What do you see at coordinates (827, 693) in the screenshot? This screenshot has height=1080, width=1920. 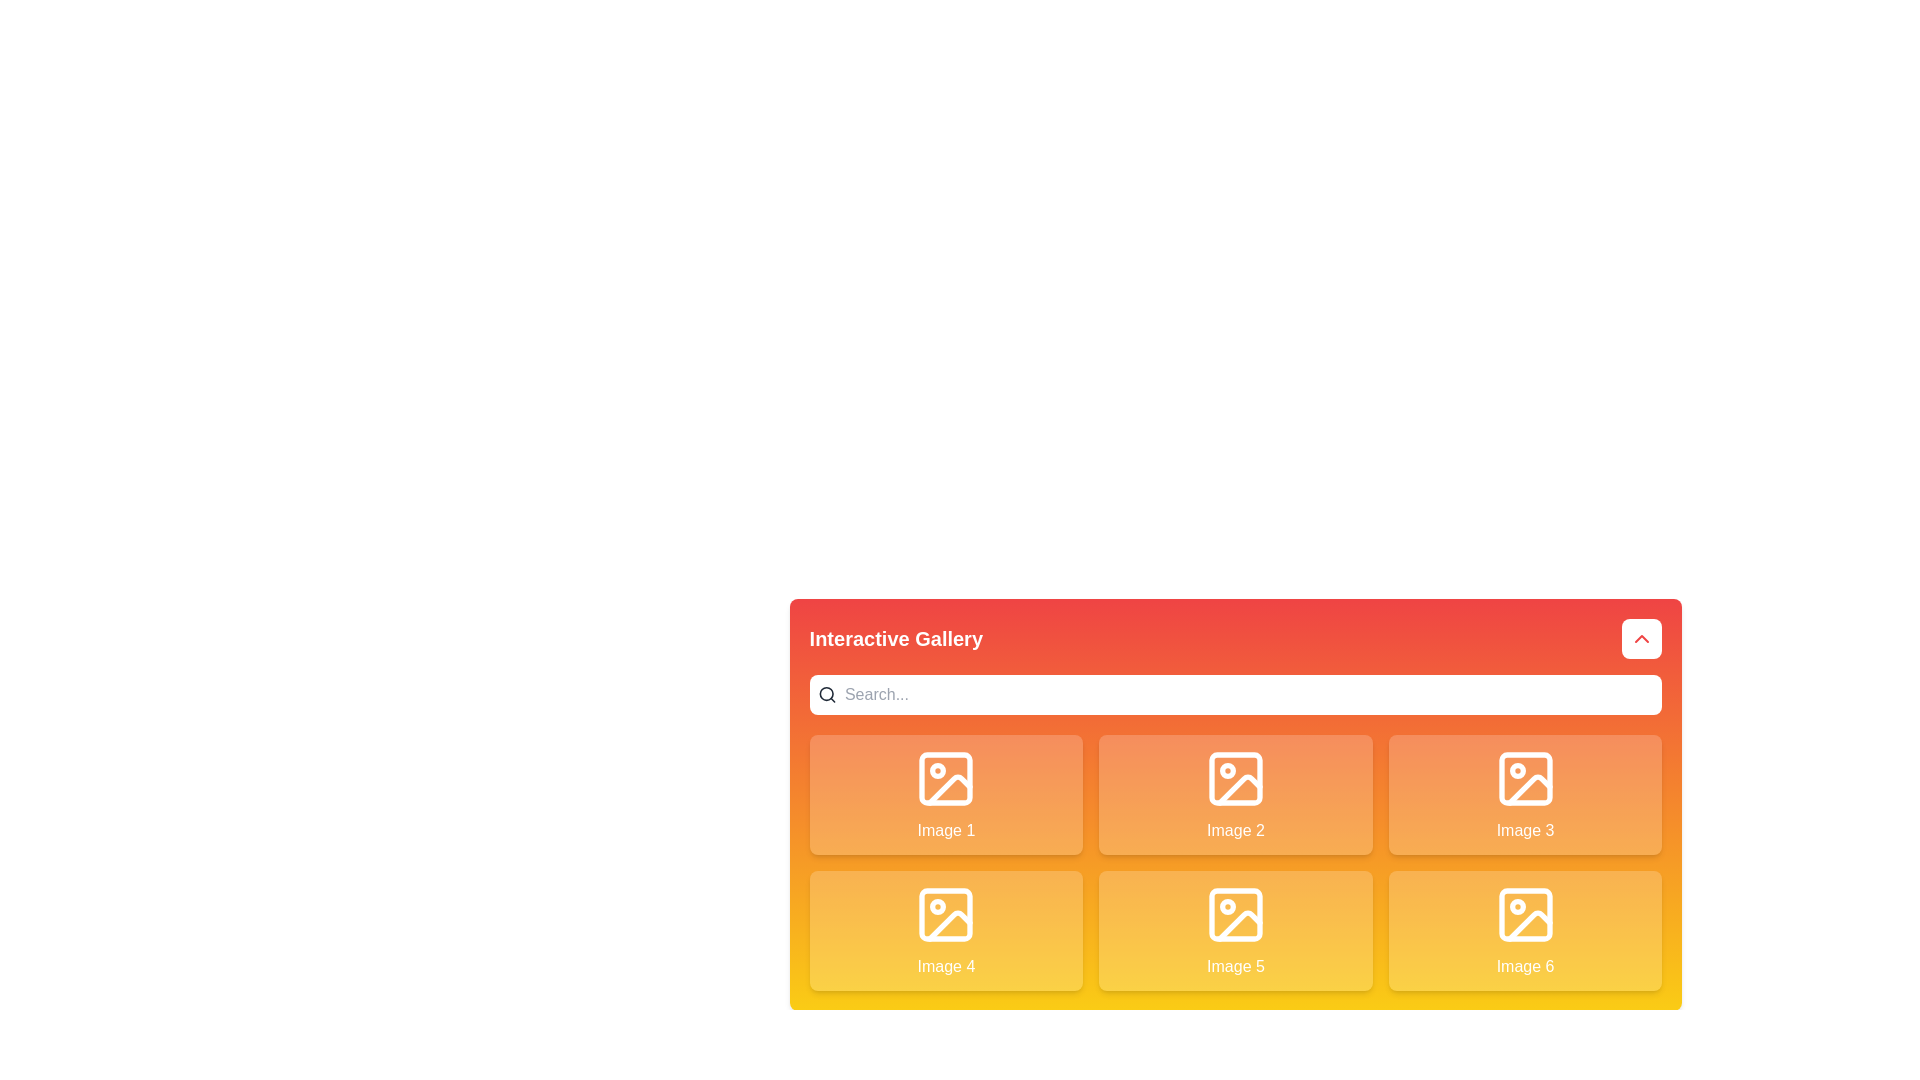 I see `the magnifying glass icon located at the leftmost side of the horizontal search bar beneath the title 'Interactive Gallery'` at bounding box center [827, 693].